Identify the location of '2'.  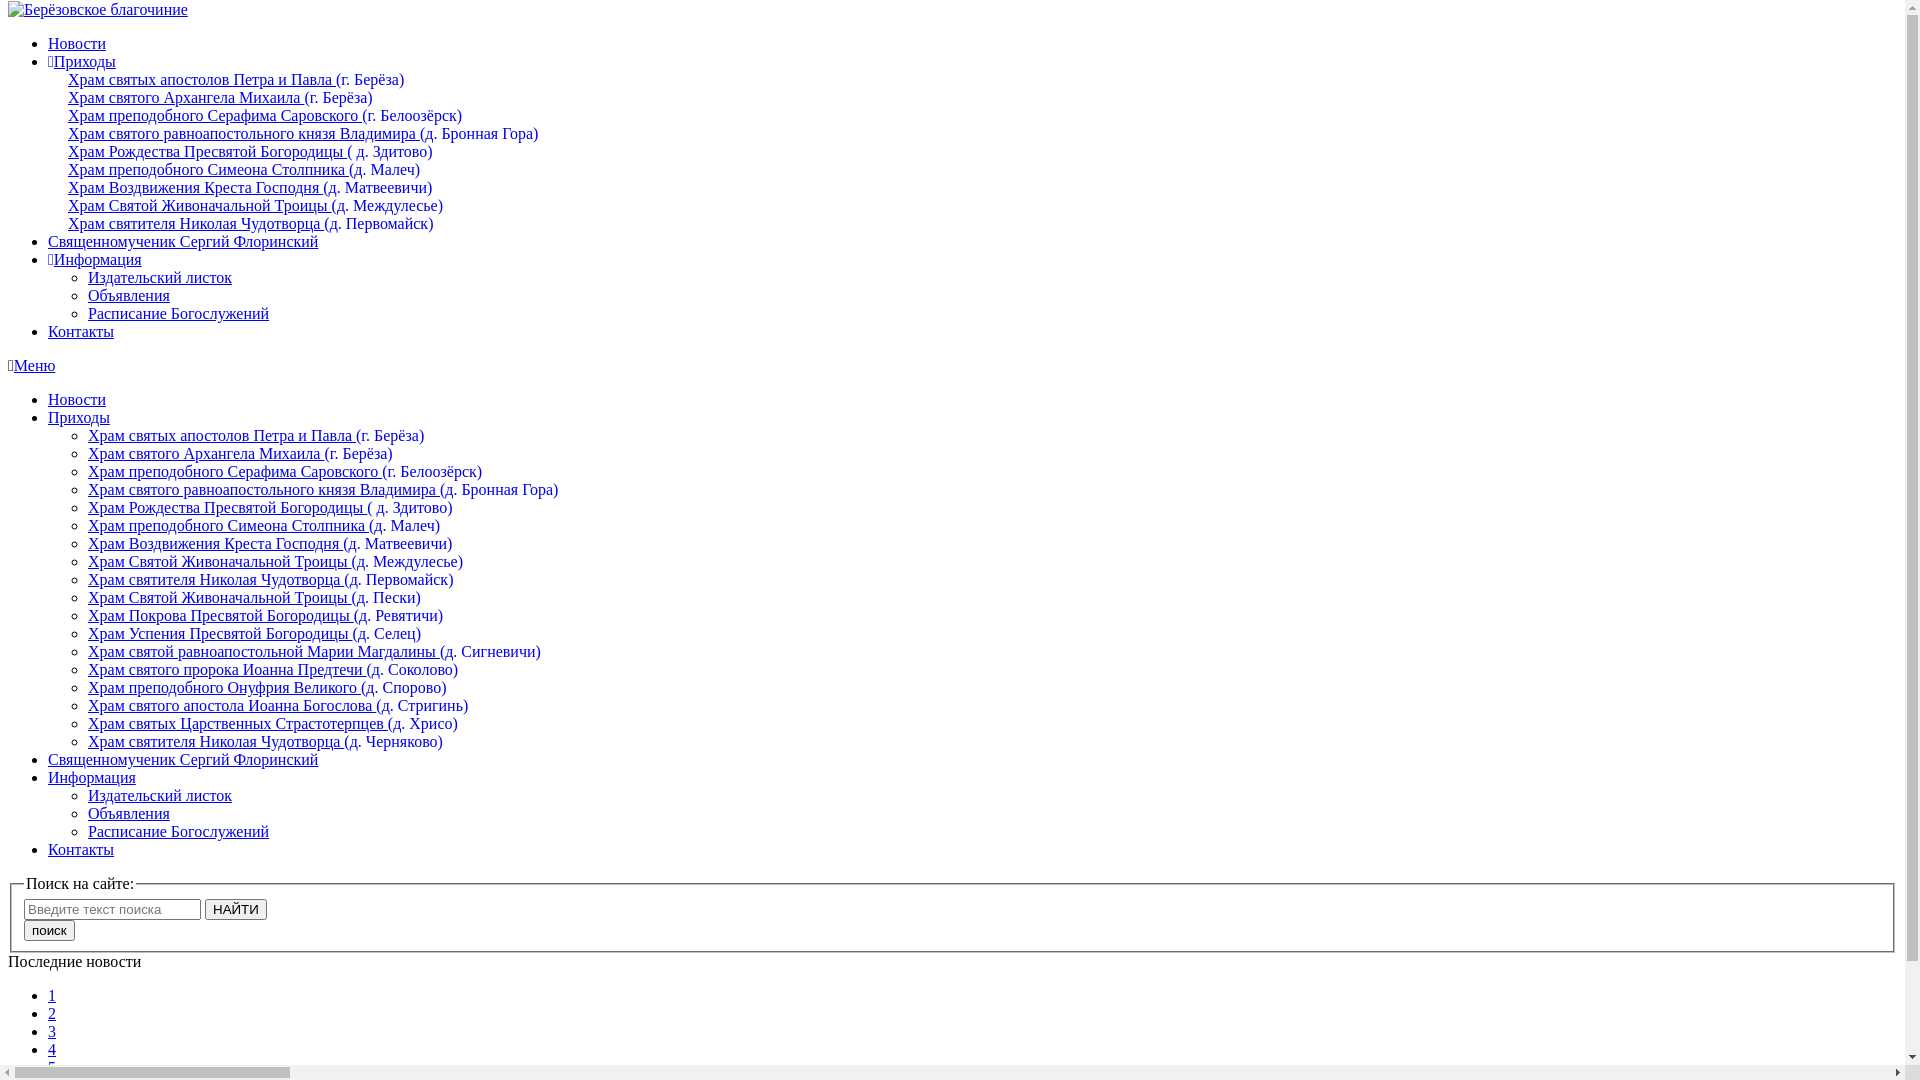
(52, 1013).